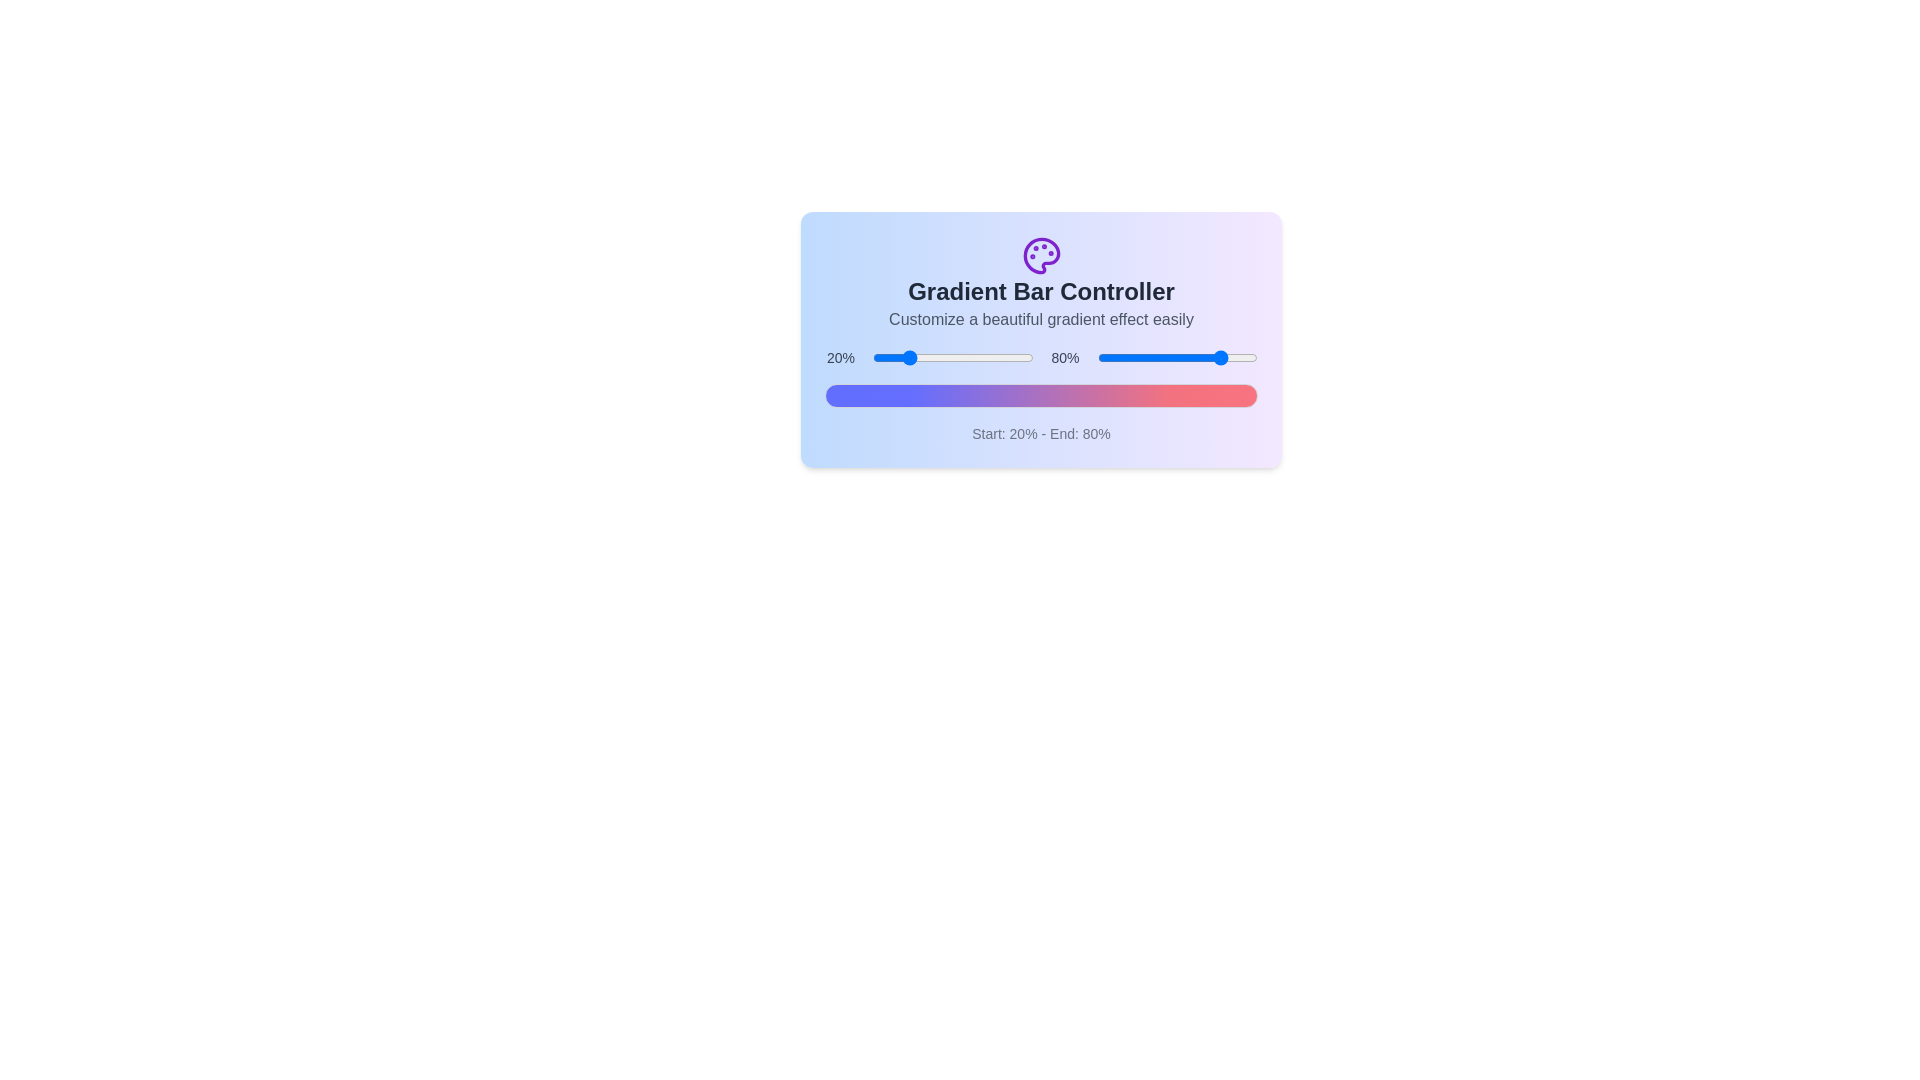 The image size is (1920, 1080). I want to click on the header icon to interact with it, so click(1040, 254).